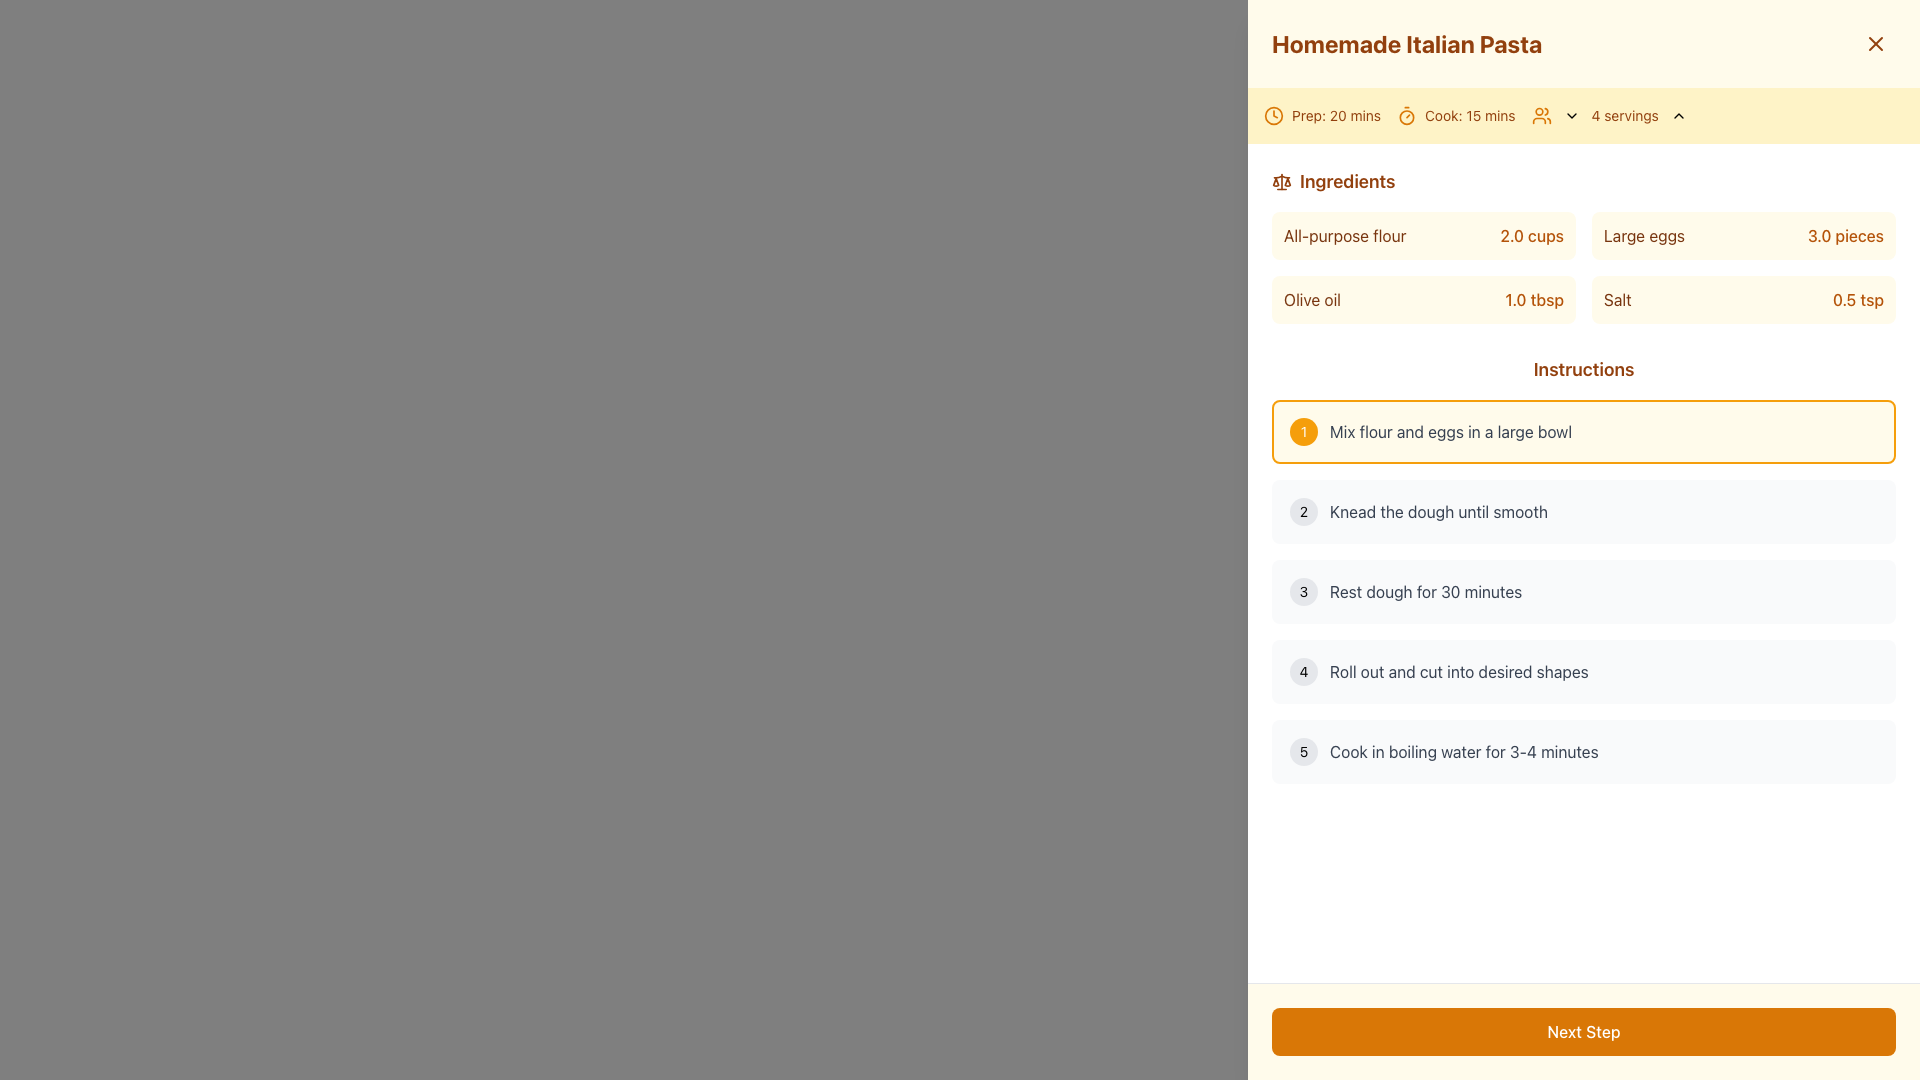 The height and width of the screenshot is (1080, 1920). I want to click on the second step indicator in the 'Instructions' section of the recipe interface to focus on this step, so click(1304, 511).